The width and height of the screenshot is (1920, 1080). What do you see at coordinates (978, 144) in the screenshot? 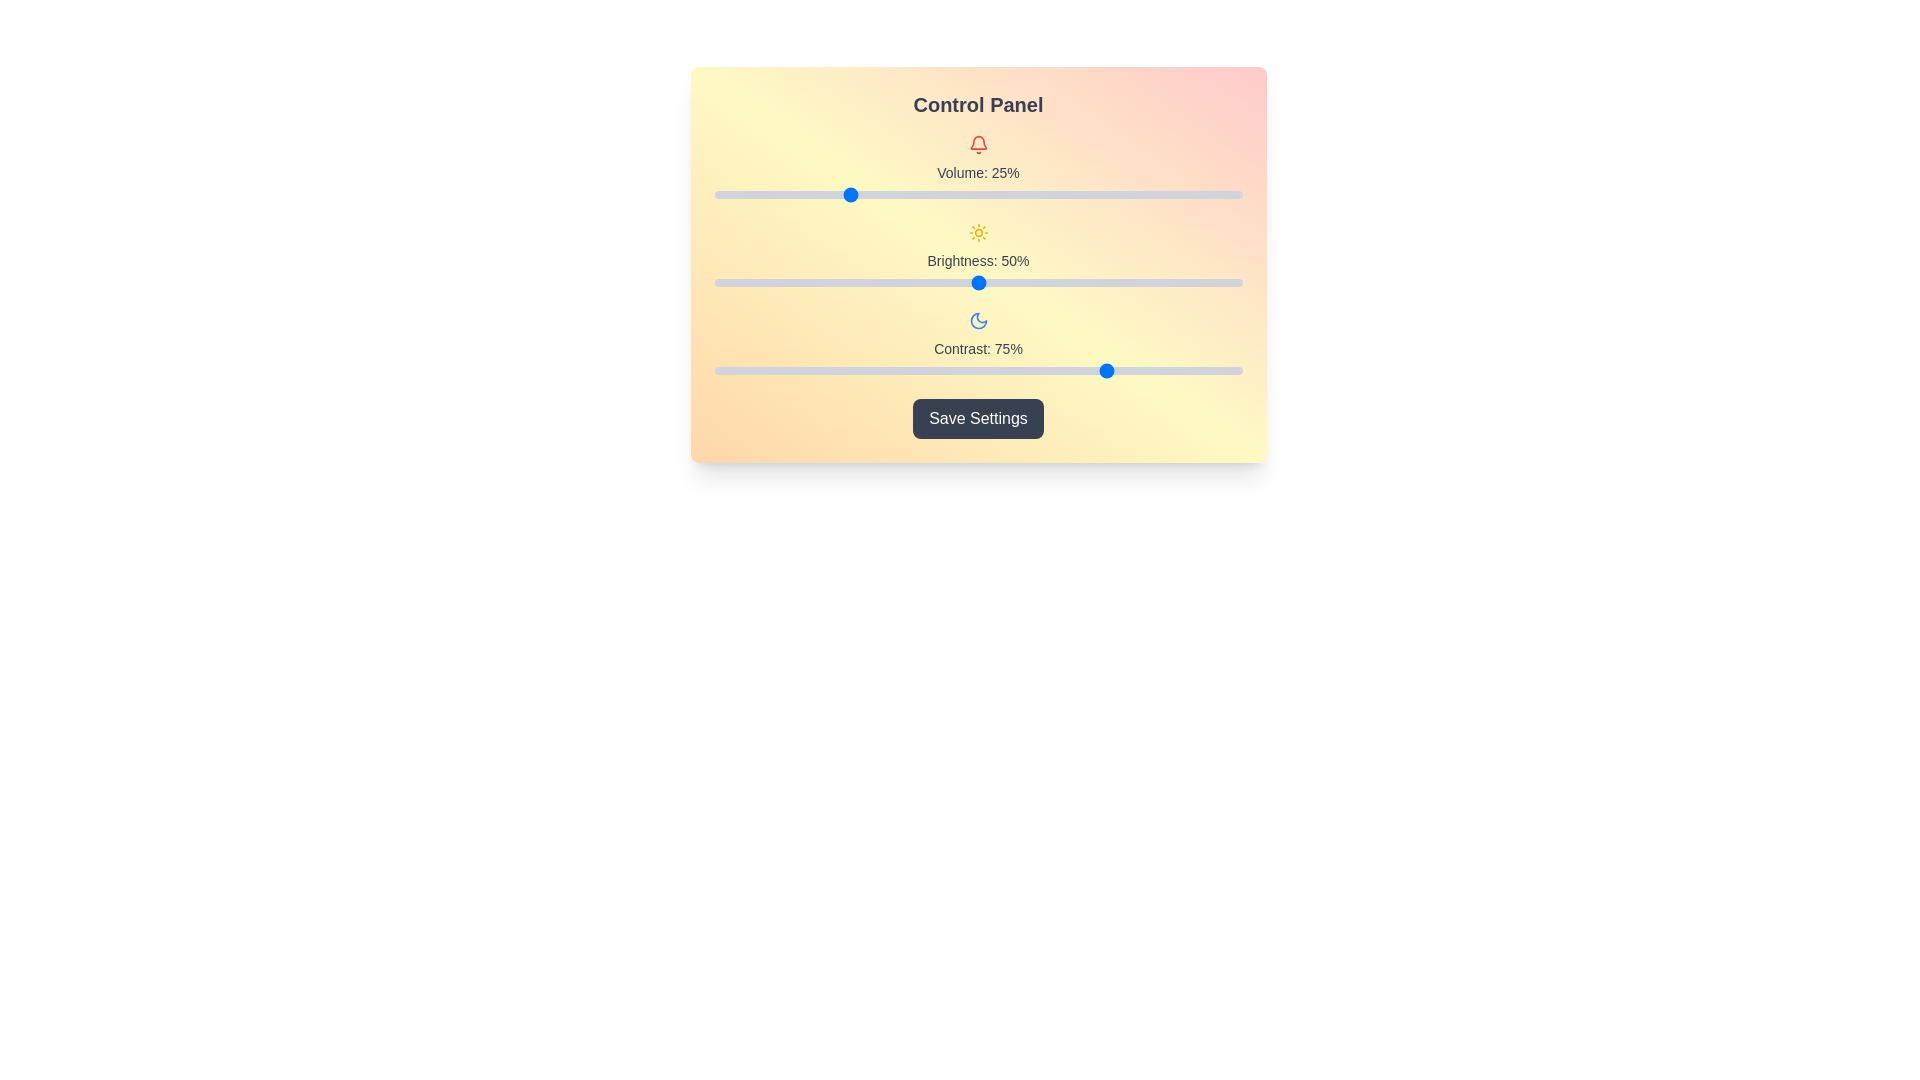
I see `the prominent red bell-shaped icon located in the 'Volume: 25%' section of the control panel, positioned above the volume slider` at bounding box center [978, 144].